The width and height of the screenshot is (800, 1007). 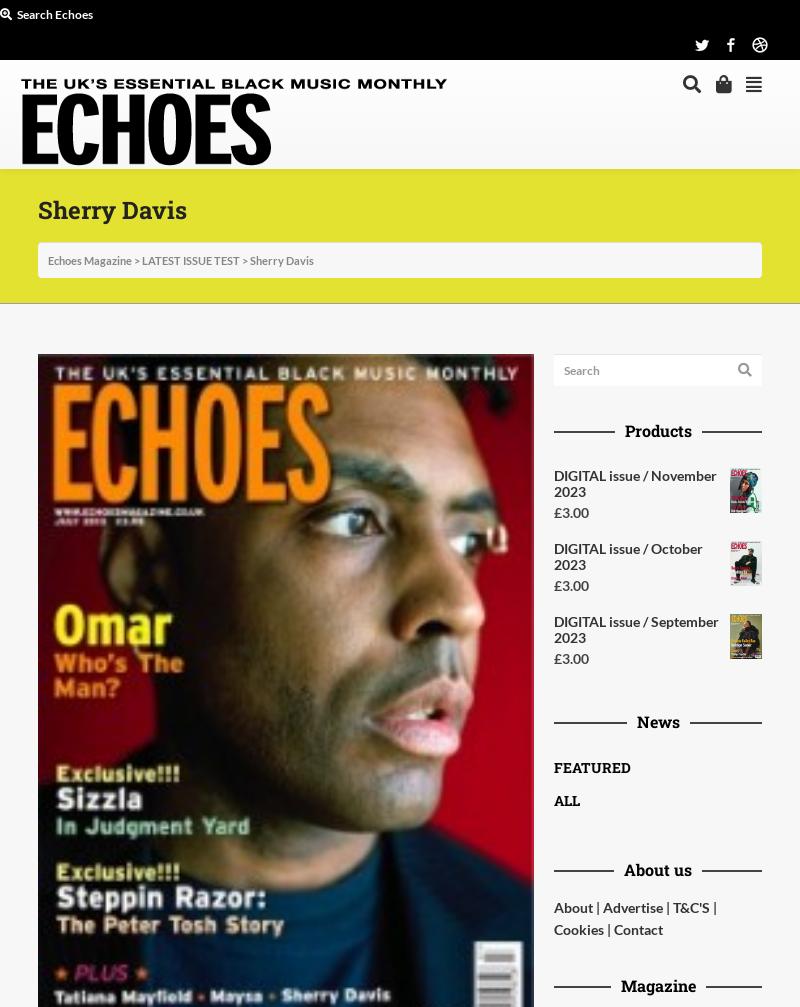 I want to click on 'Advertise', so click(x=633, y=906).